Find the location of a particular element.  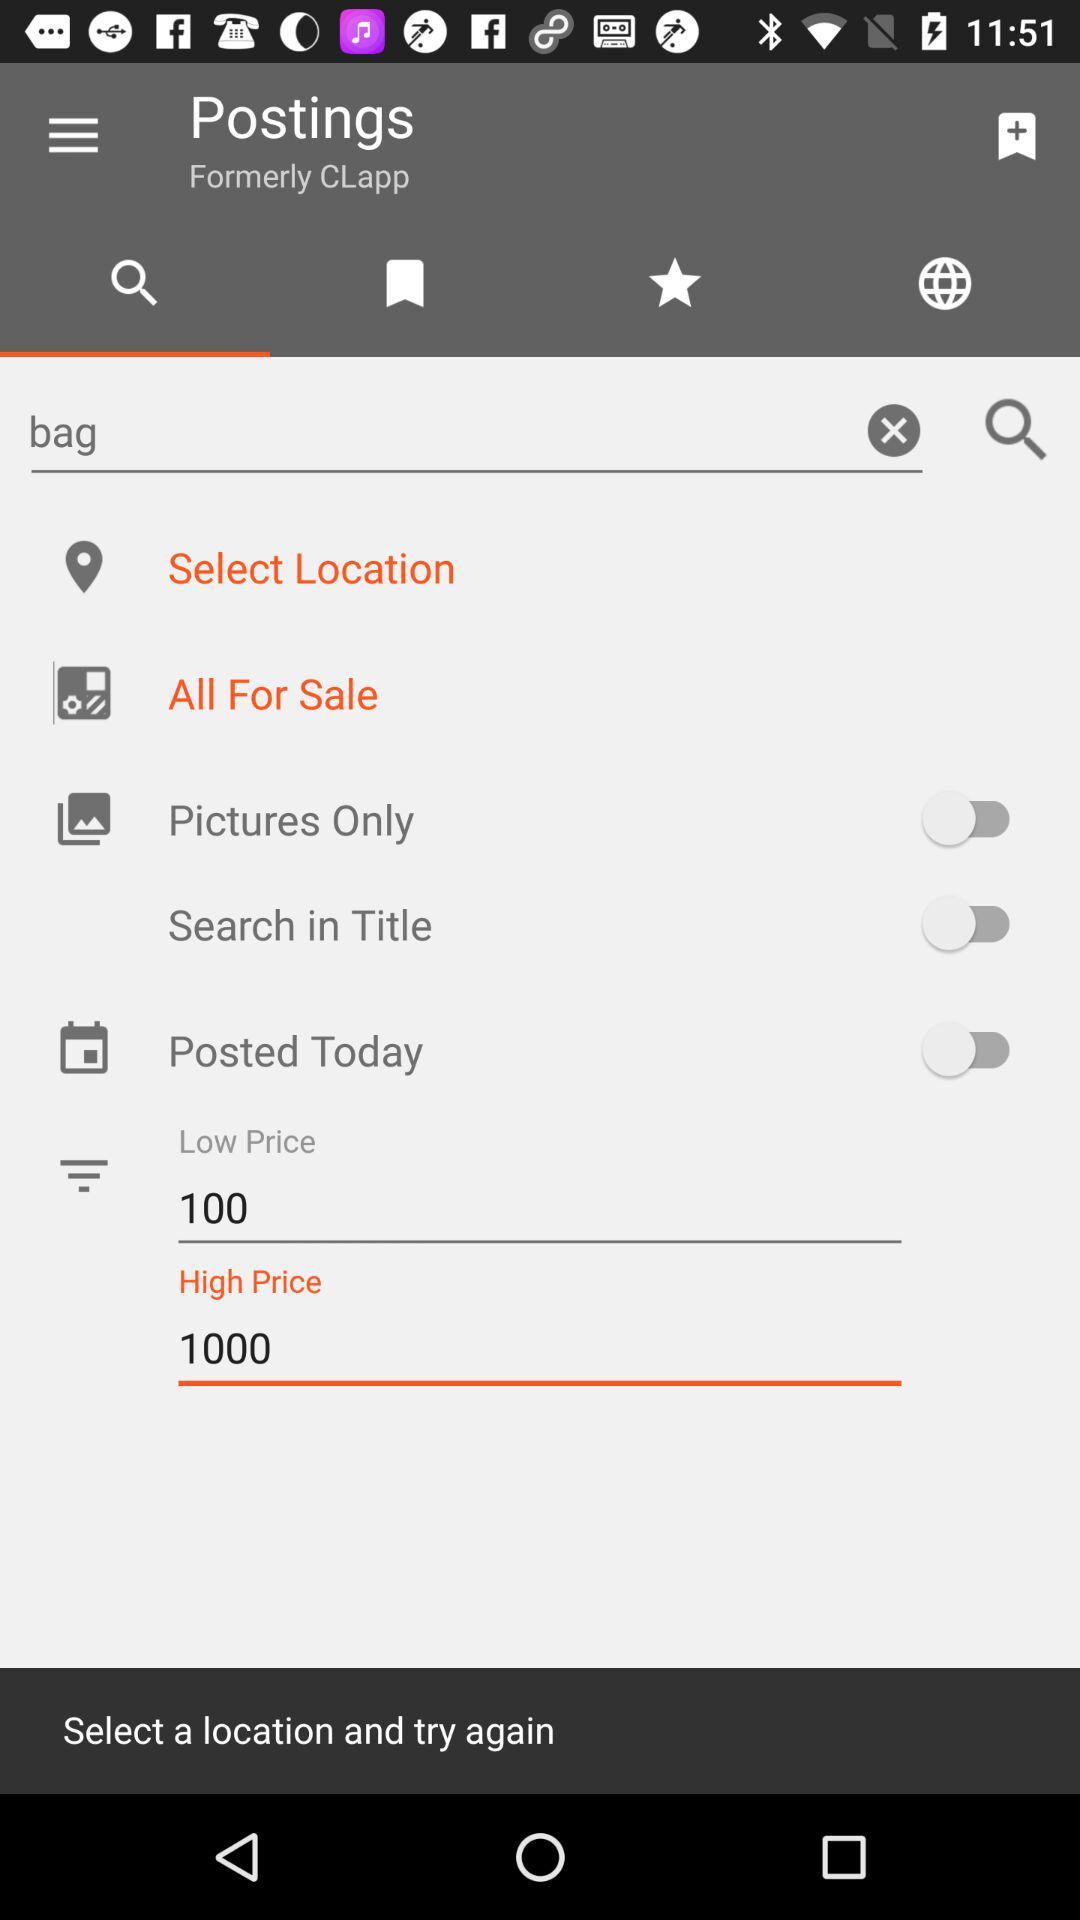

activate warning is located at coordinates (974, 1048).